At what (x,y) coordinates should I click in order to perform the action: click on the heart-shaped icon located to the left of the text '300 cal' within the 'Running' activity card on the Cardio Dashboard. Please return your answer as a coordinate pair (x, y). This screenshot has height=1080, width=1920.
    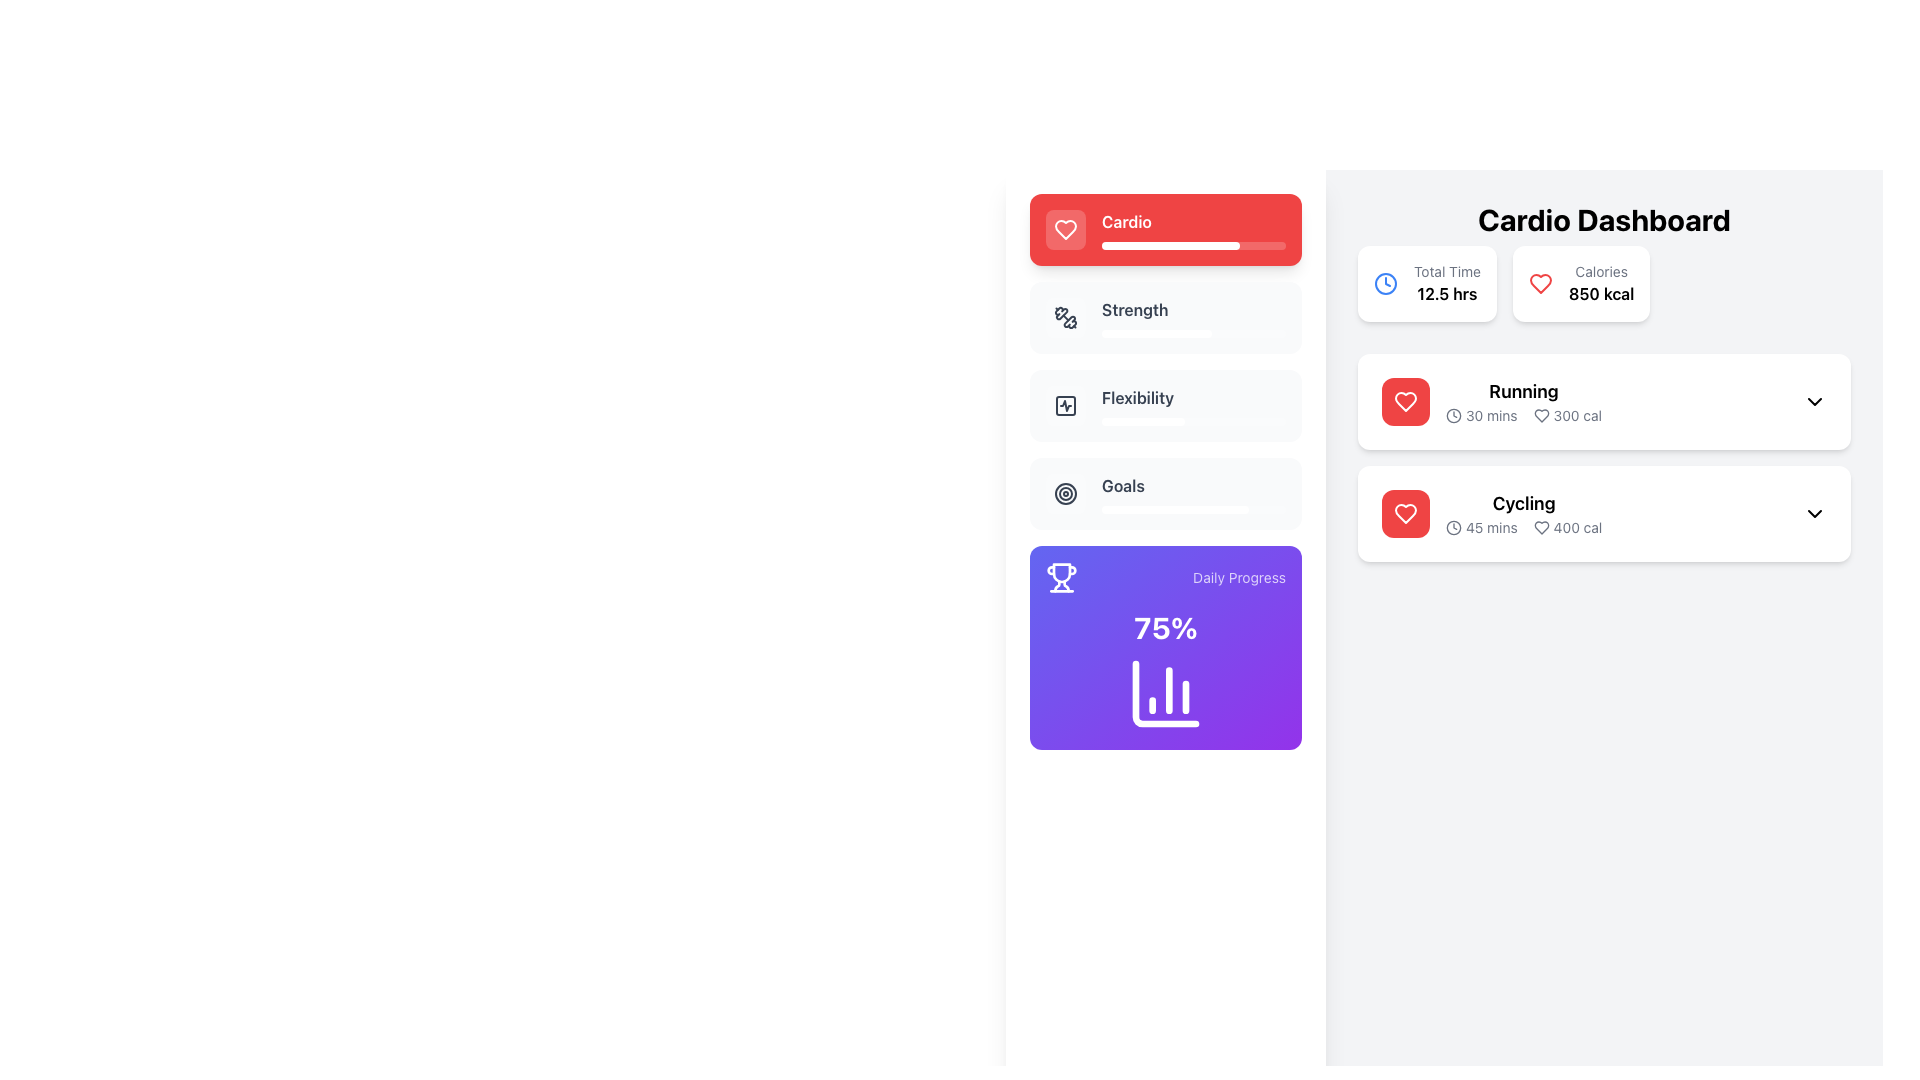
    Looking at the image, I should click on (1540, 415).